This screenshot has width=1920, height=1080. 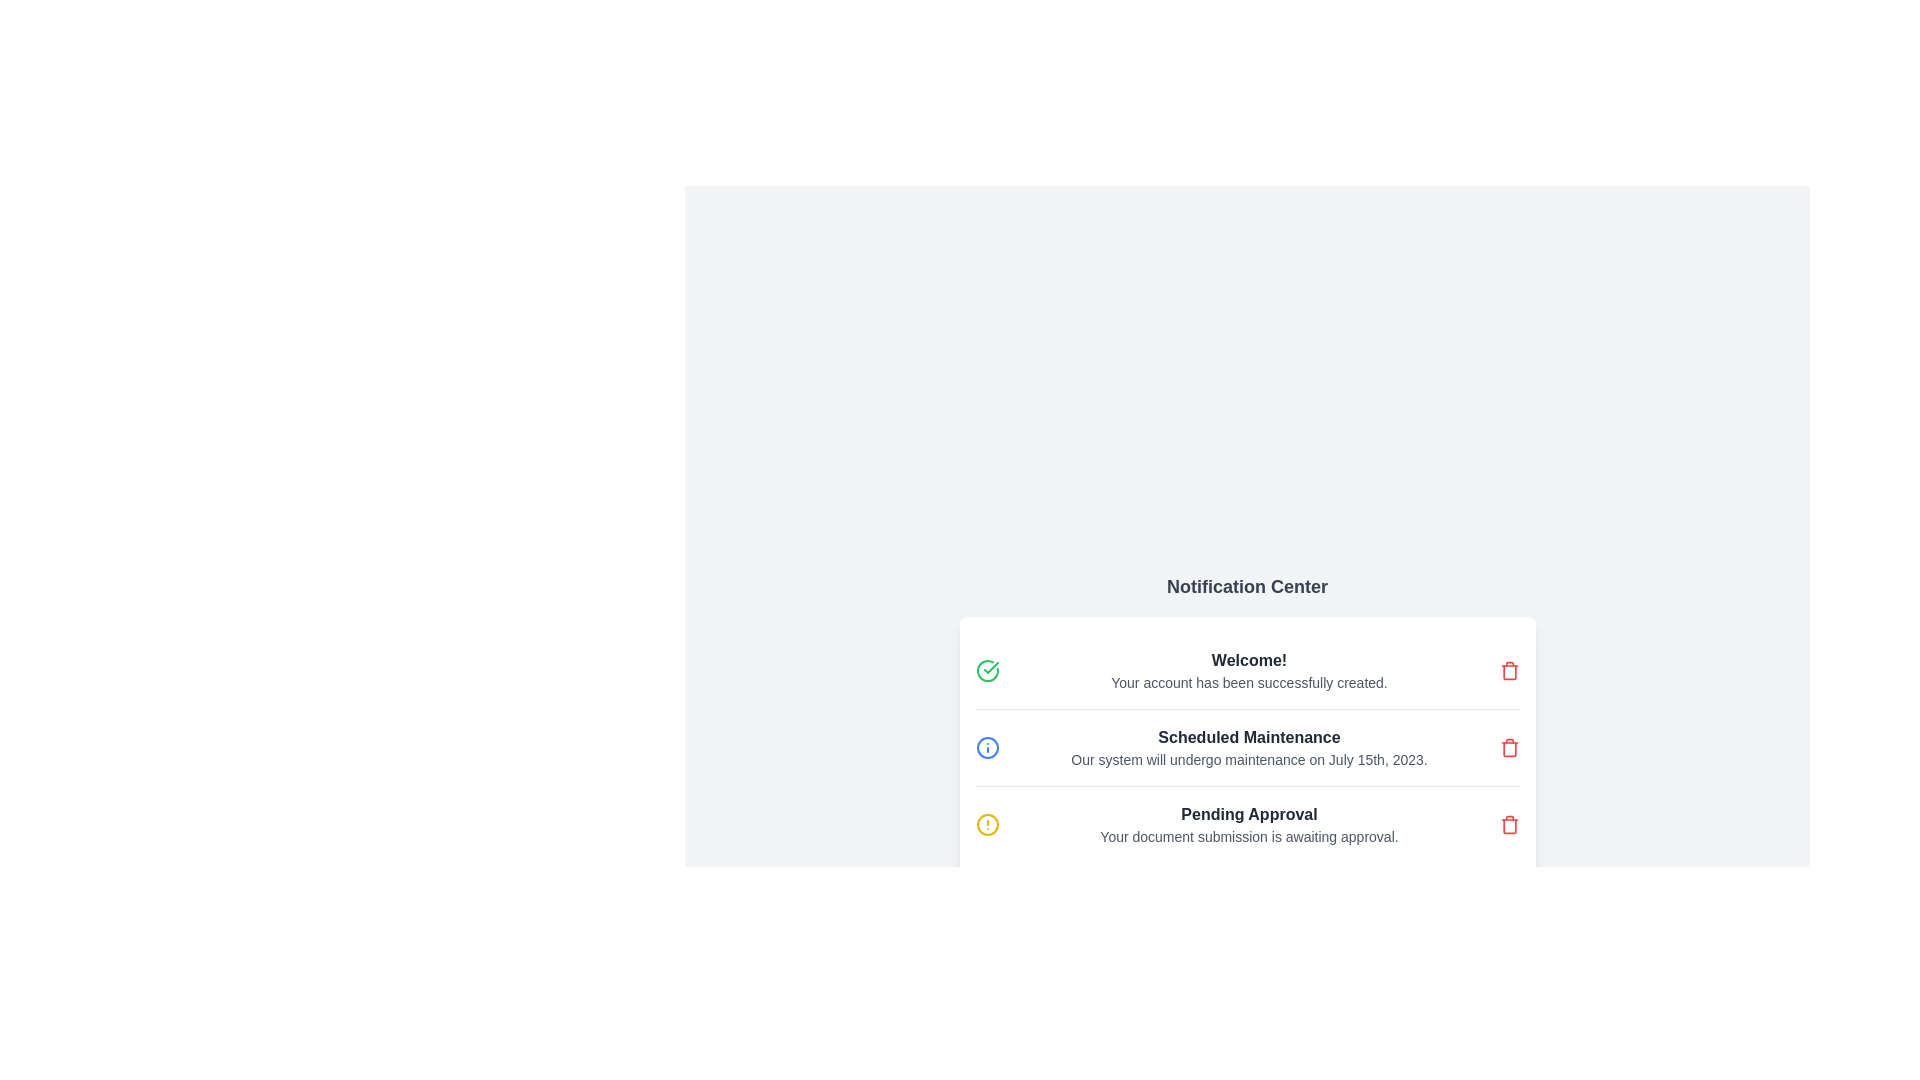 What do you see at coordinates (1246, 748) in the screenshot?
I see `notification titled 'Scheduled Maintenance' which is the second notification card in the Notification Center` at bounding box center [1246, 748].